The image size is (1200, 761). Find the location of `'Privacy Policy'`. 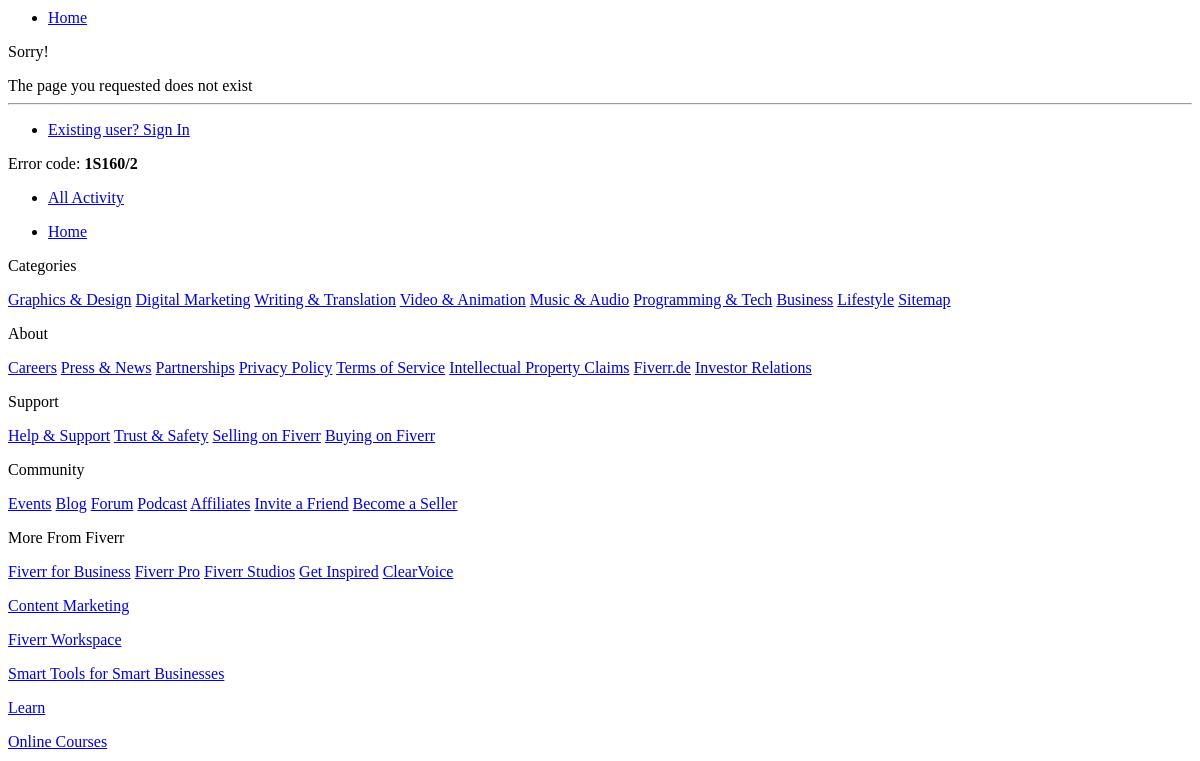

'Privacy Policy' is located at coordinates (284, 366).